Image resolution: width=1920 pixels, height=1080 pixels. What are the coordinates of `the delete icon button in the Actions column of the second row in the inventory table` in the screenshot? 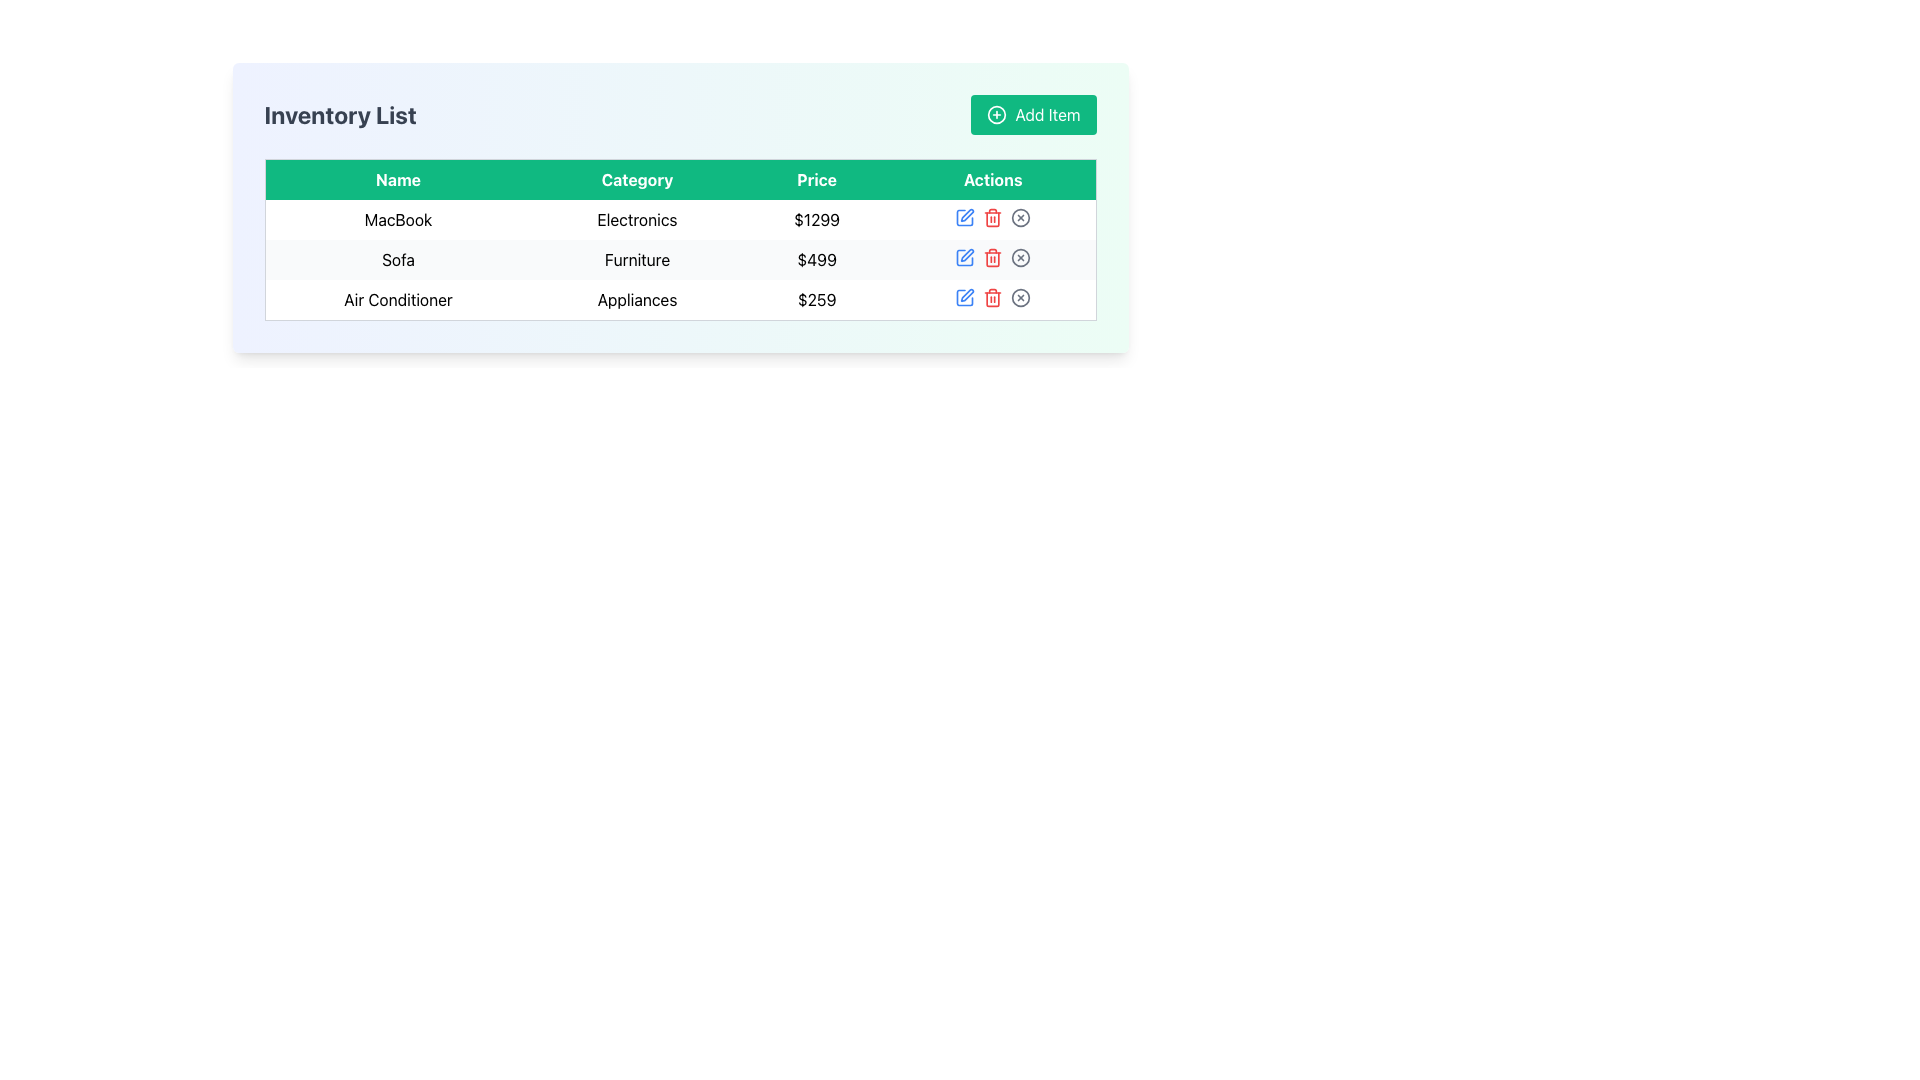 It's located at (993, 257).